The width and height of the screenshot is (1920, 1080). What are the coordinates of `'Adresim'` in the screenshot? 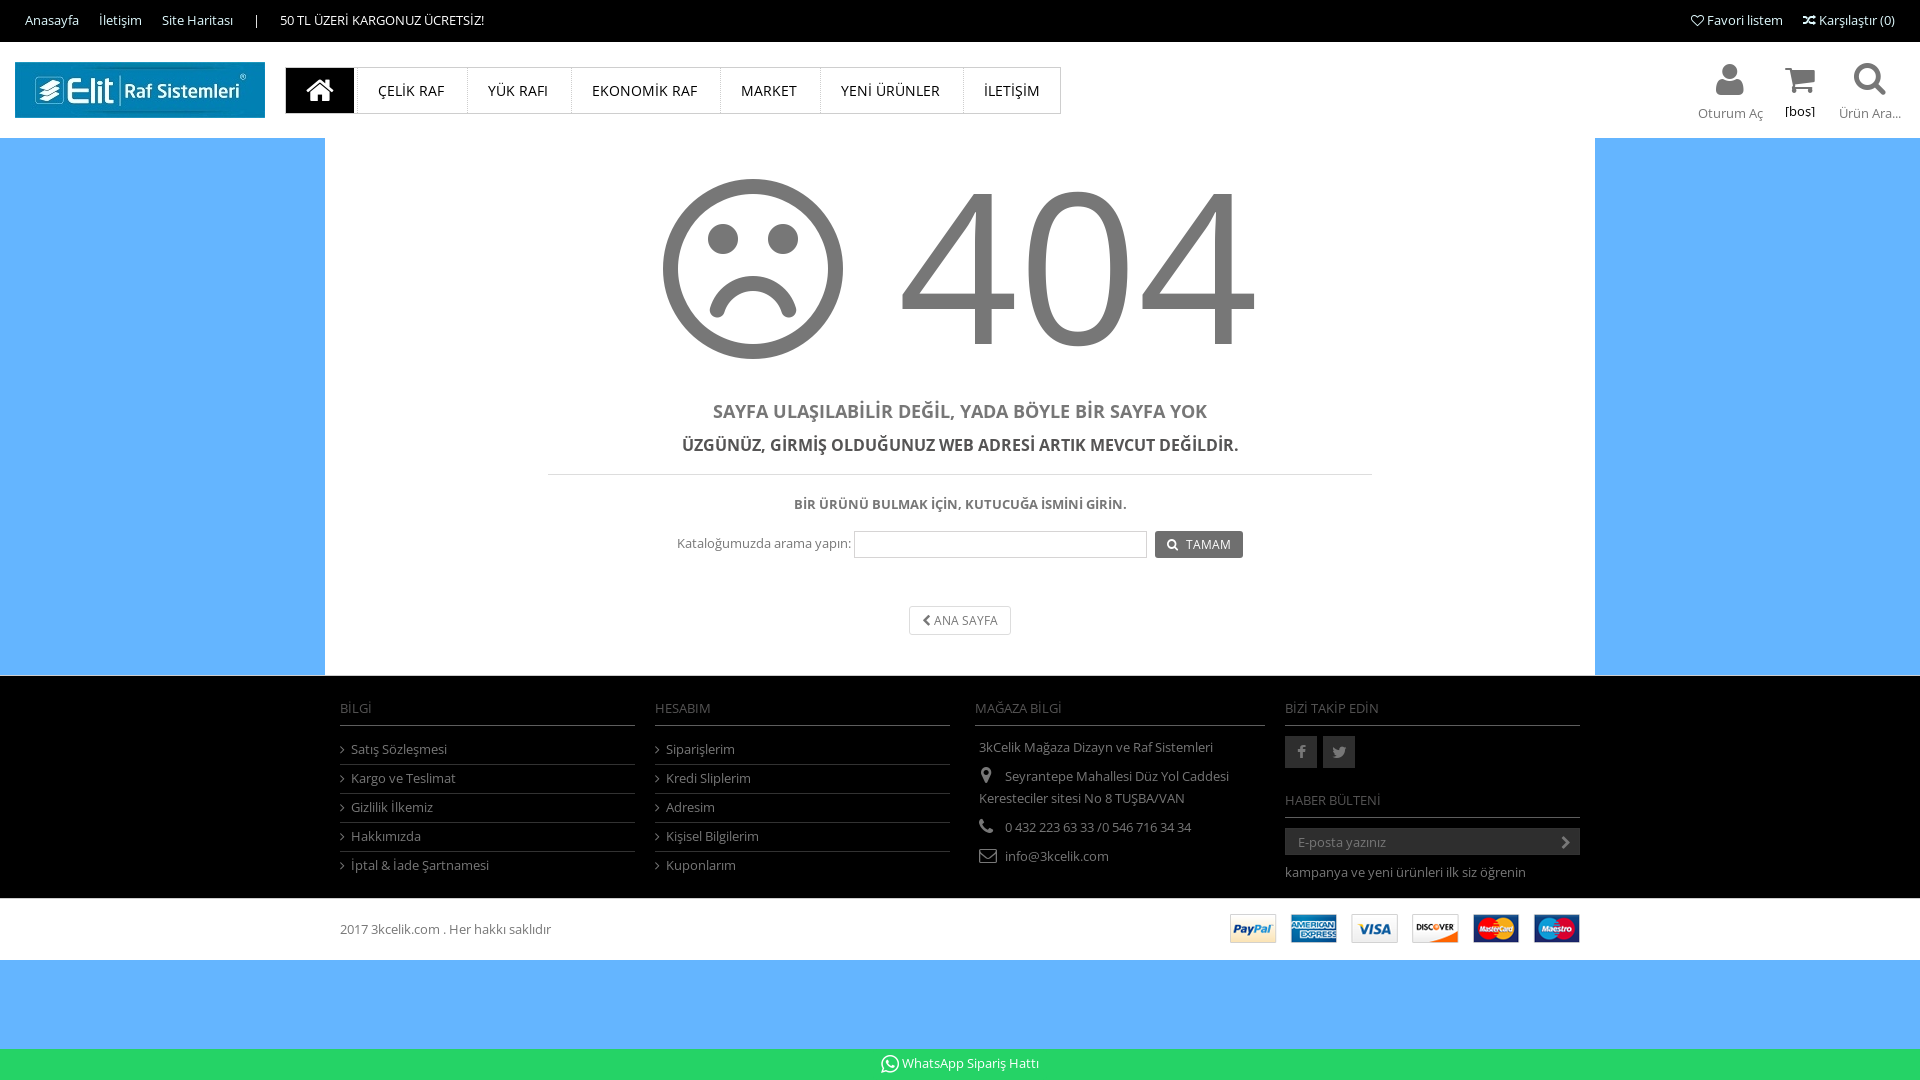 It's located at (656, 806).